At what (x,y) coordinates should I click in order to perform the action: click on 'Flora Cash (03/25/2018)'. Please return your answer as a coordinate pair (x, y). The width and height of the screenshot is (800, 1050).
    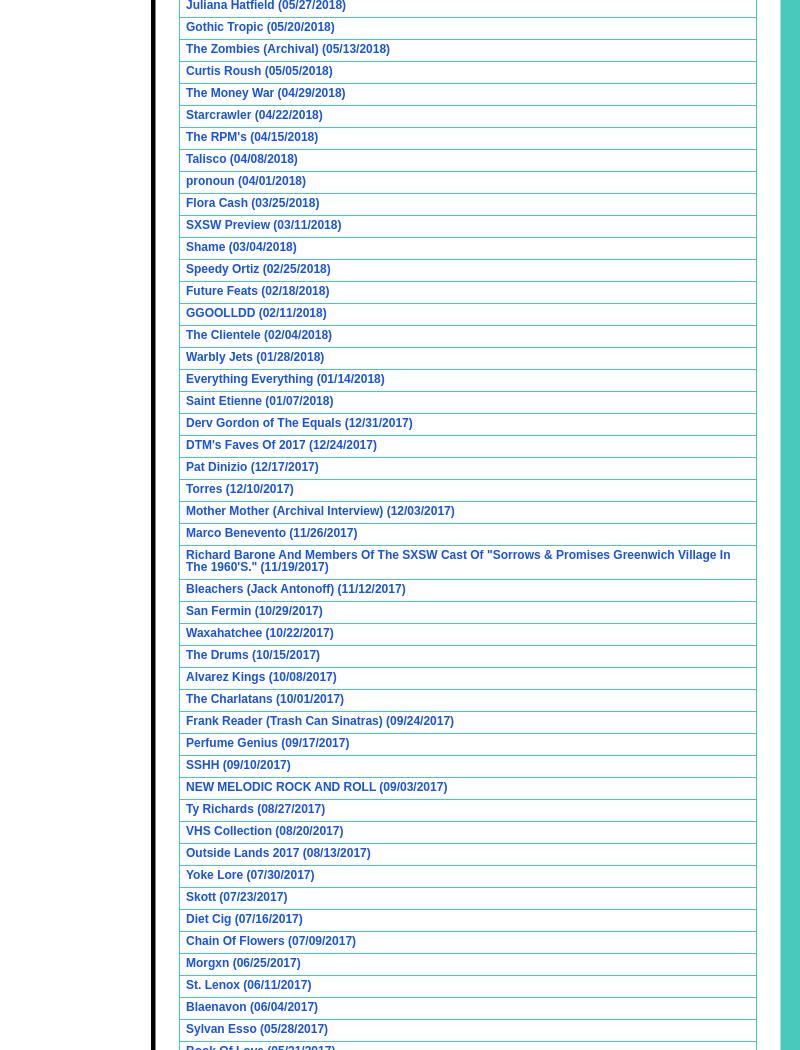
    Looking at the image, I should click on (185, 201).